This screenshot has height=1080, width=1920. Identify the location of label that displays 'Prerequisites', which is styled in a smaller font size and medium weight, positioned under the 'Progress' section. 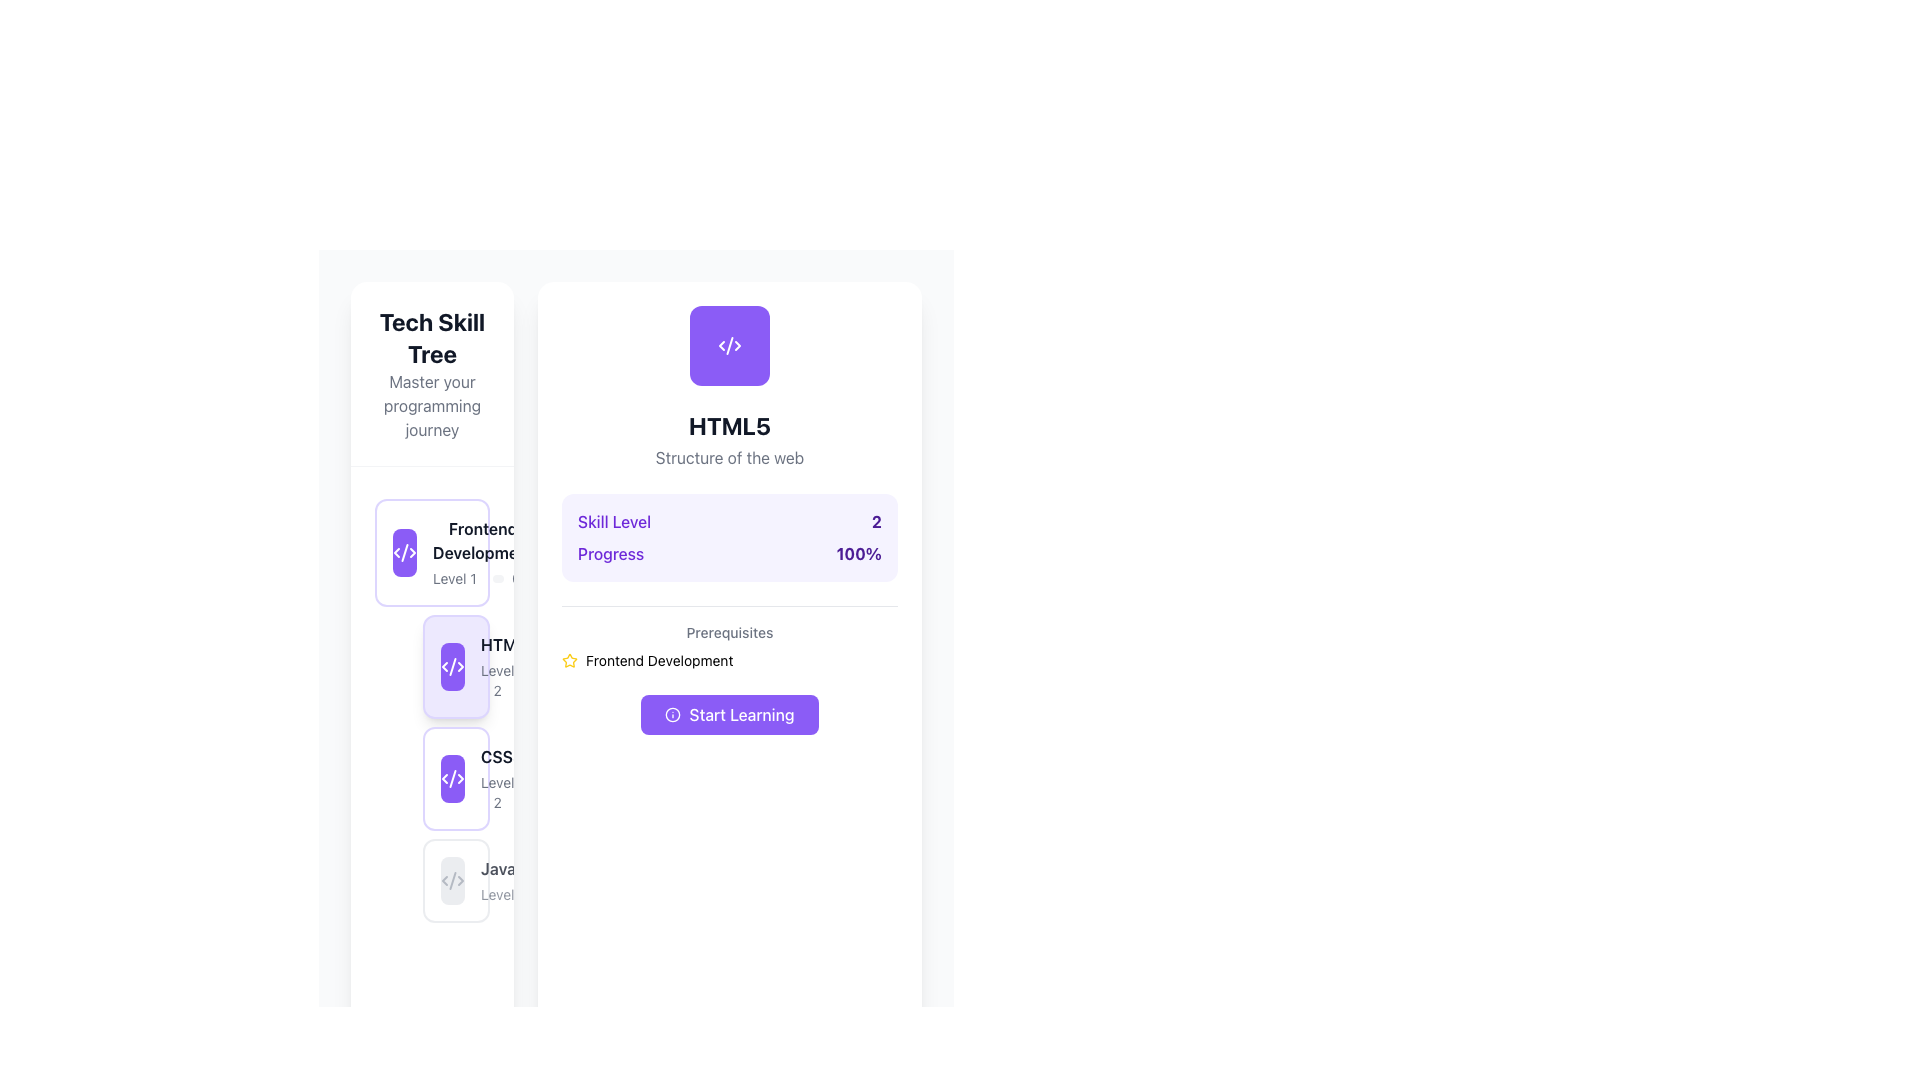
(728, 632).